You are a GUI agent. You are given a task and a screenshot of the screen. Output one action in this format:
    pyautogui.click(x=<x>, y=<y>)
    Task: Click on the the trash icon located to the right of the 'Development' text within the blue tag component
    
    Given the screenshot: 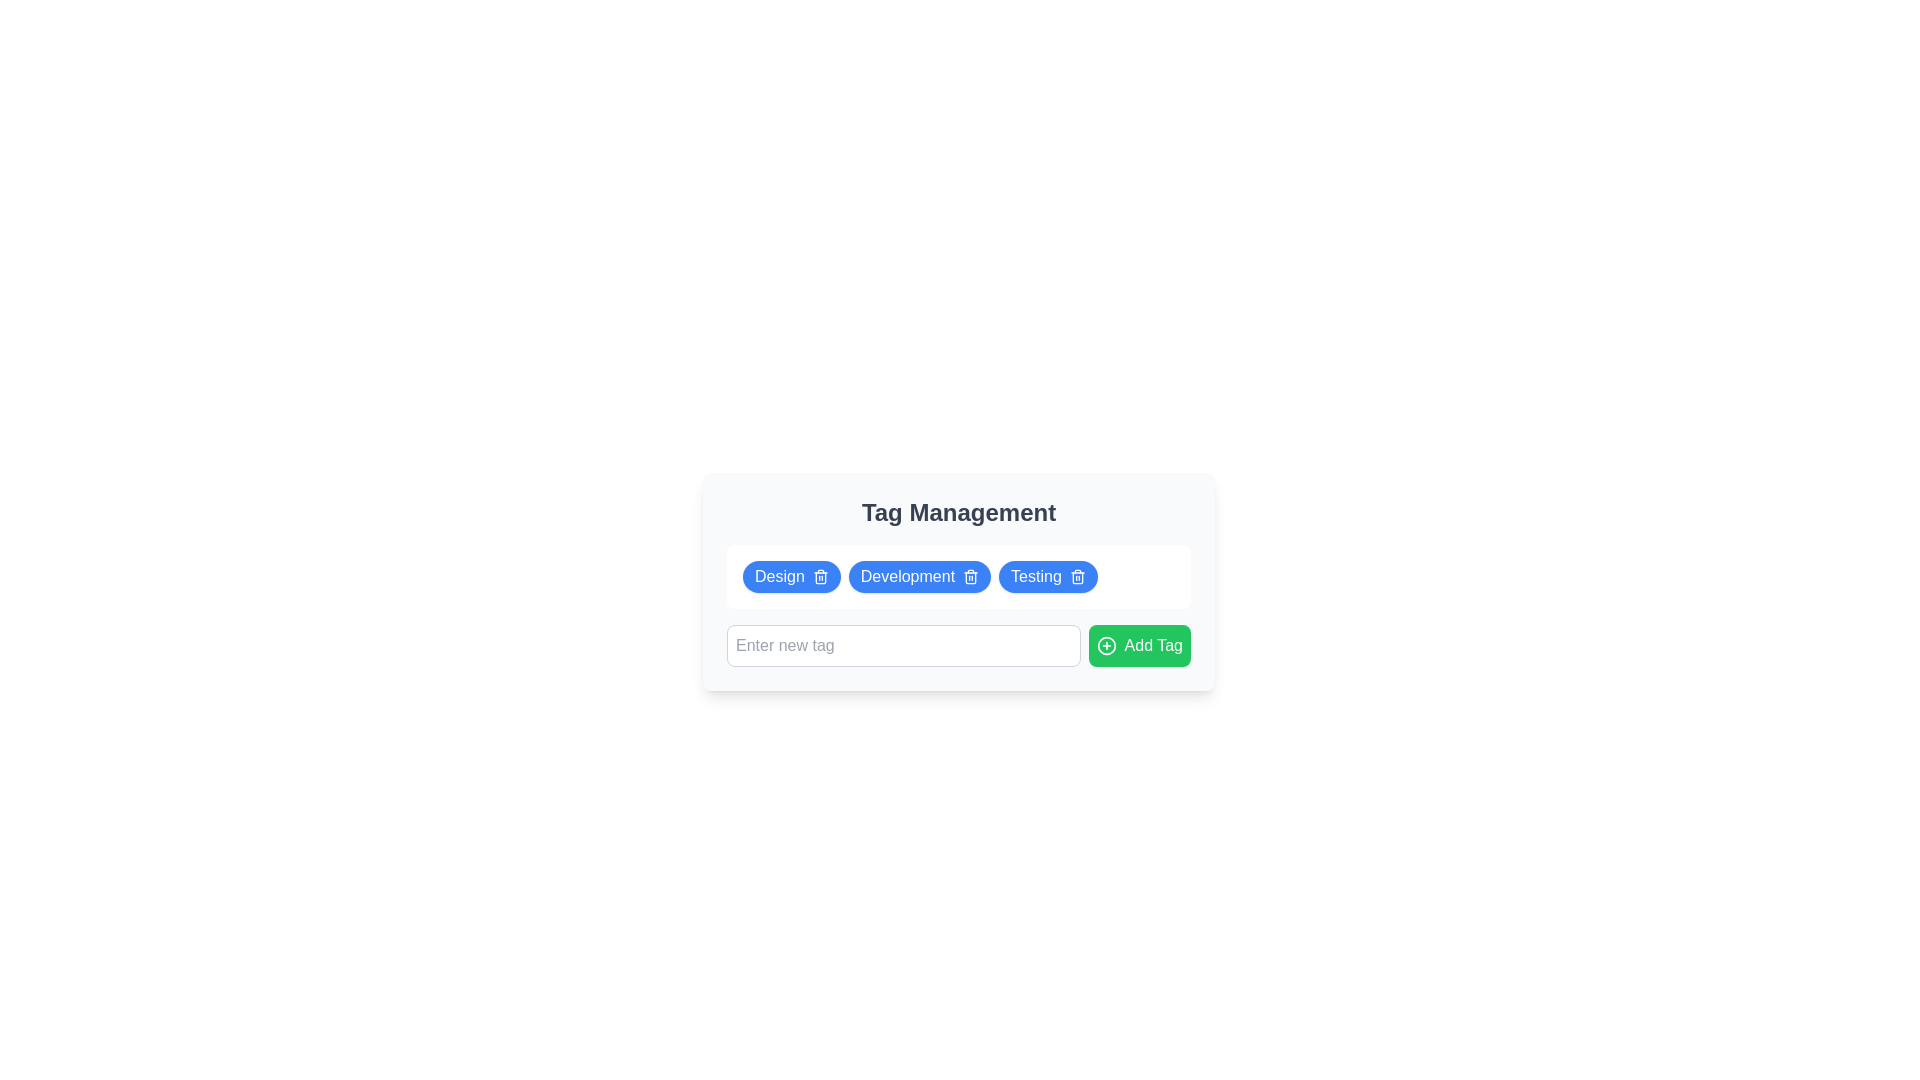 What is the action you would take?
    pyautogui.click(x=971, y=577)
    